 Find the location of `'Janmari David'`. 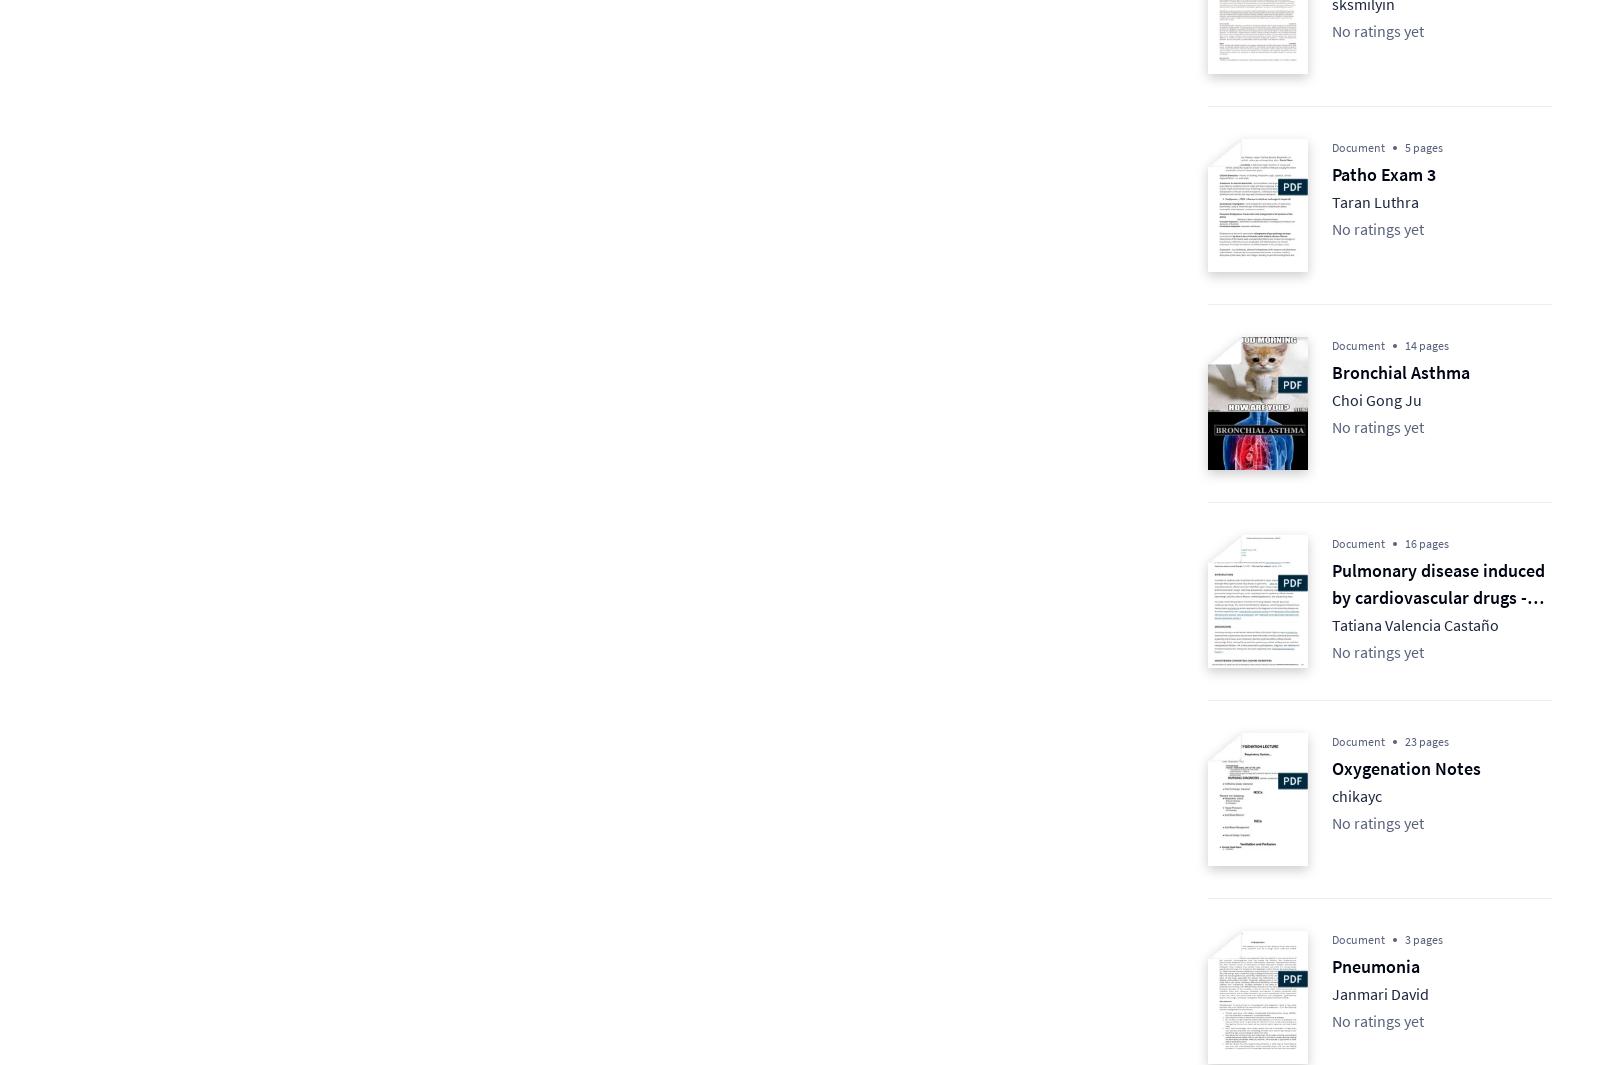

'Janmari David' is located at coordinates (1379, 993).